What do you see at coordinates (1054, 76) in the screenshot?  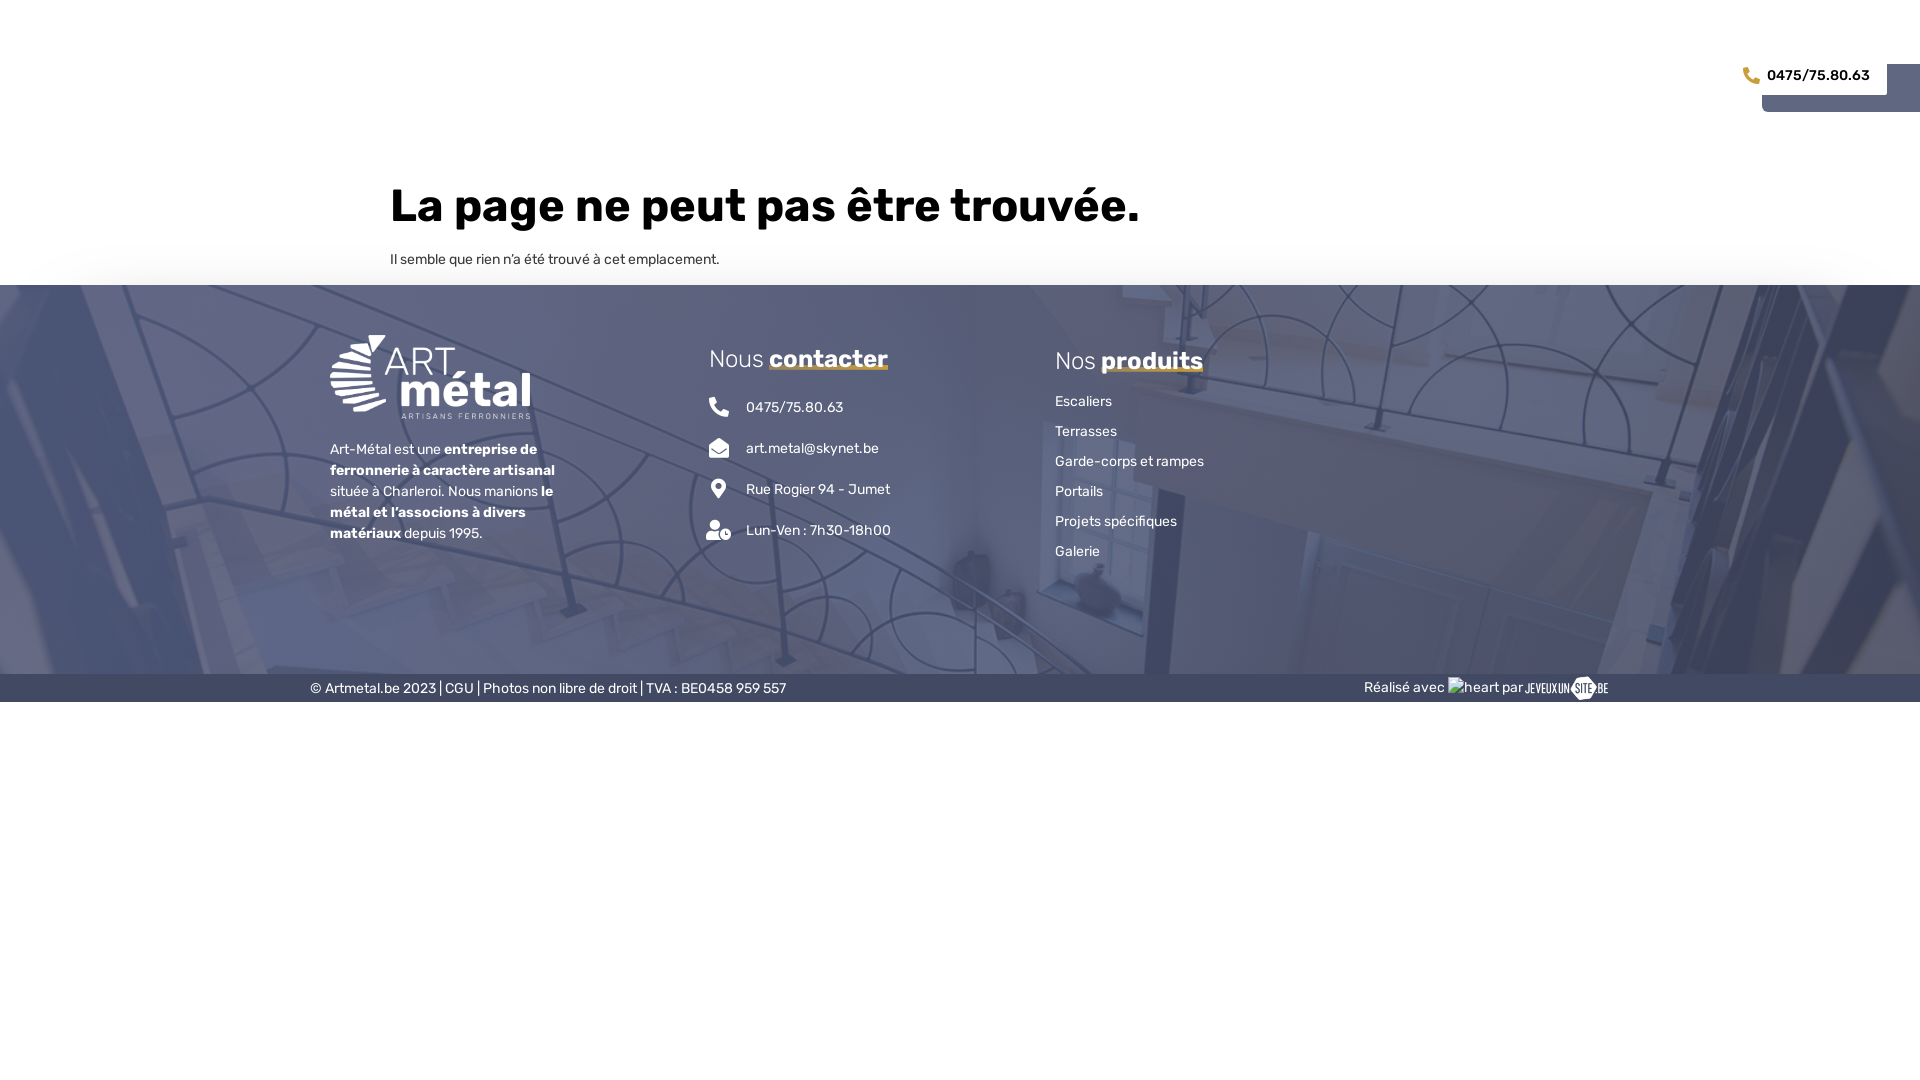 I see `'SERVICES'` at bounding box center [1054, 76].